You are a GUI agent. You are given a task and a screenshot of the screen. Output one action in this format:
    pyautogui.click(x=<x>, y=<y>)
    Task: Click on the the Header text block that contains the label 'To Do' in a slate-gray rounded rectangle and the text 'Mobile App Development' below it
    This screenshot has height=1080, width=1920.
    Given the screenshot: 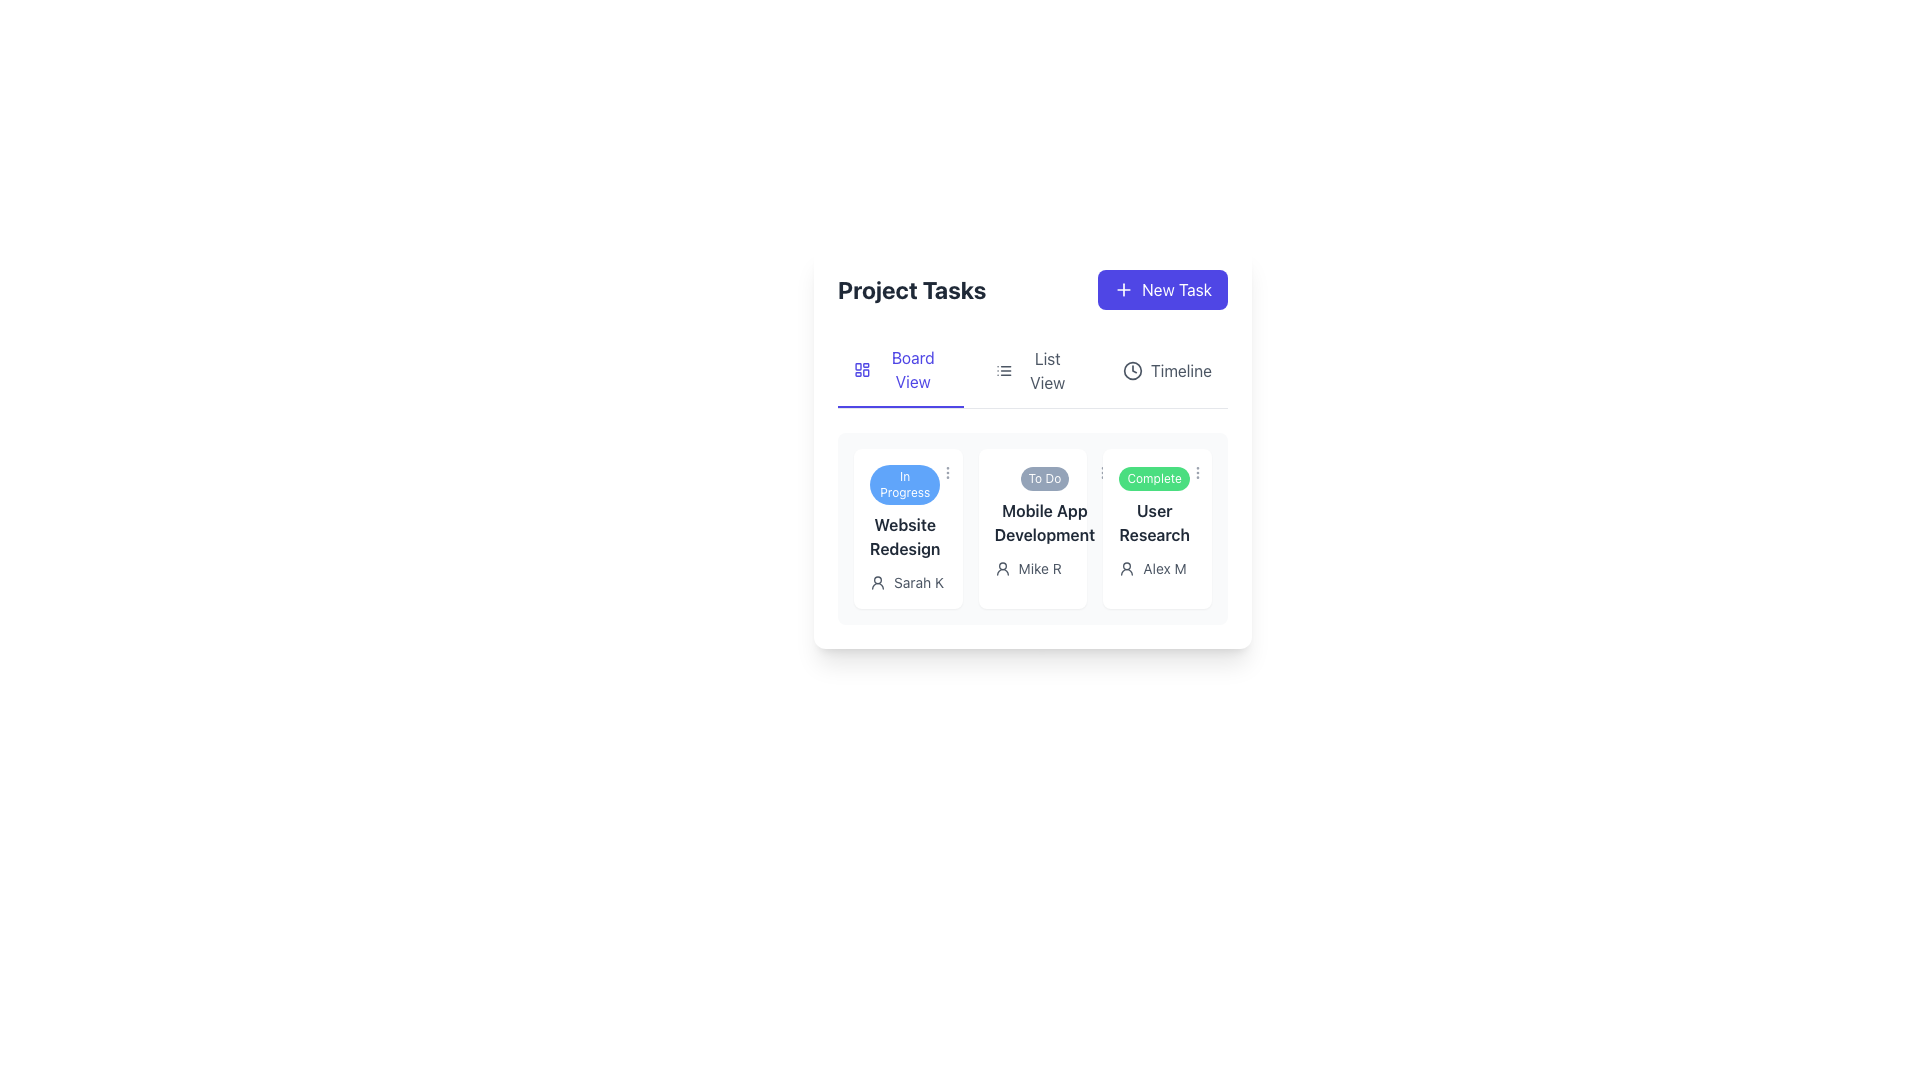 What is the action you would take?
    pyautogui.click(x=1032, y=504)
    